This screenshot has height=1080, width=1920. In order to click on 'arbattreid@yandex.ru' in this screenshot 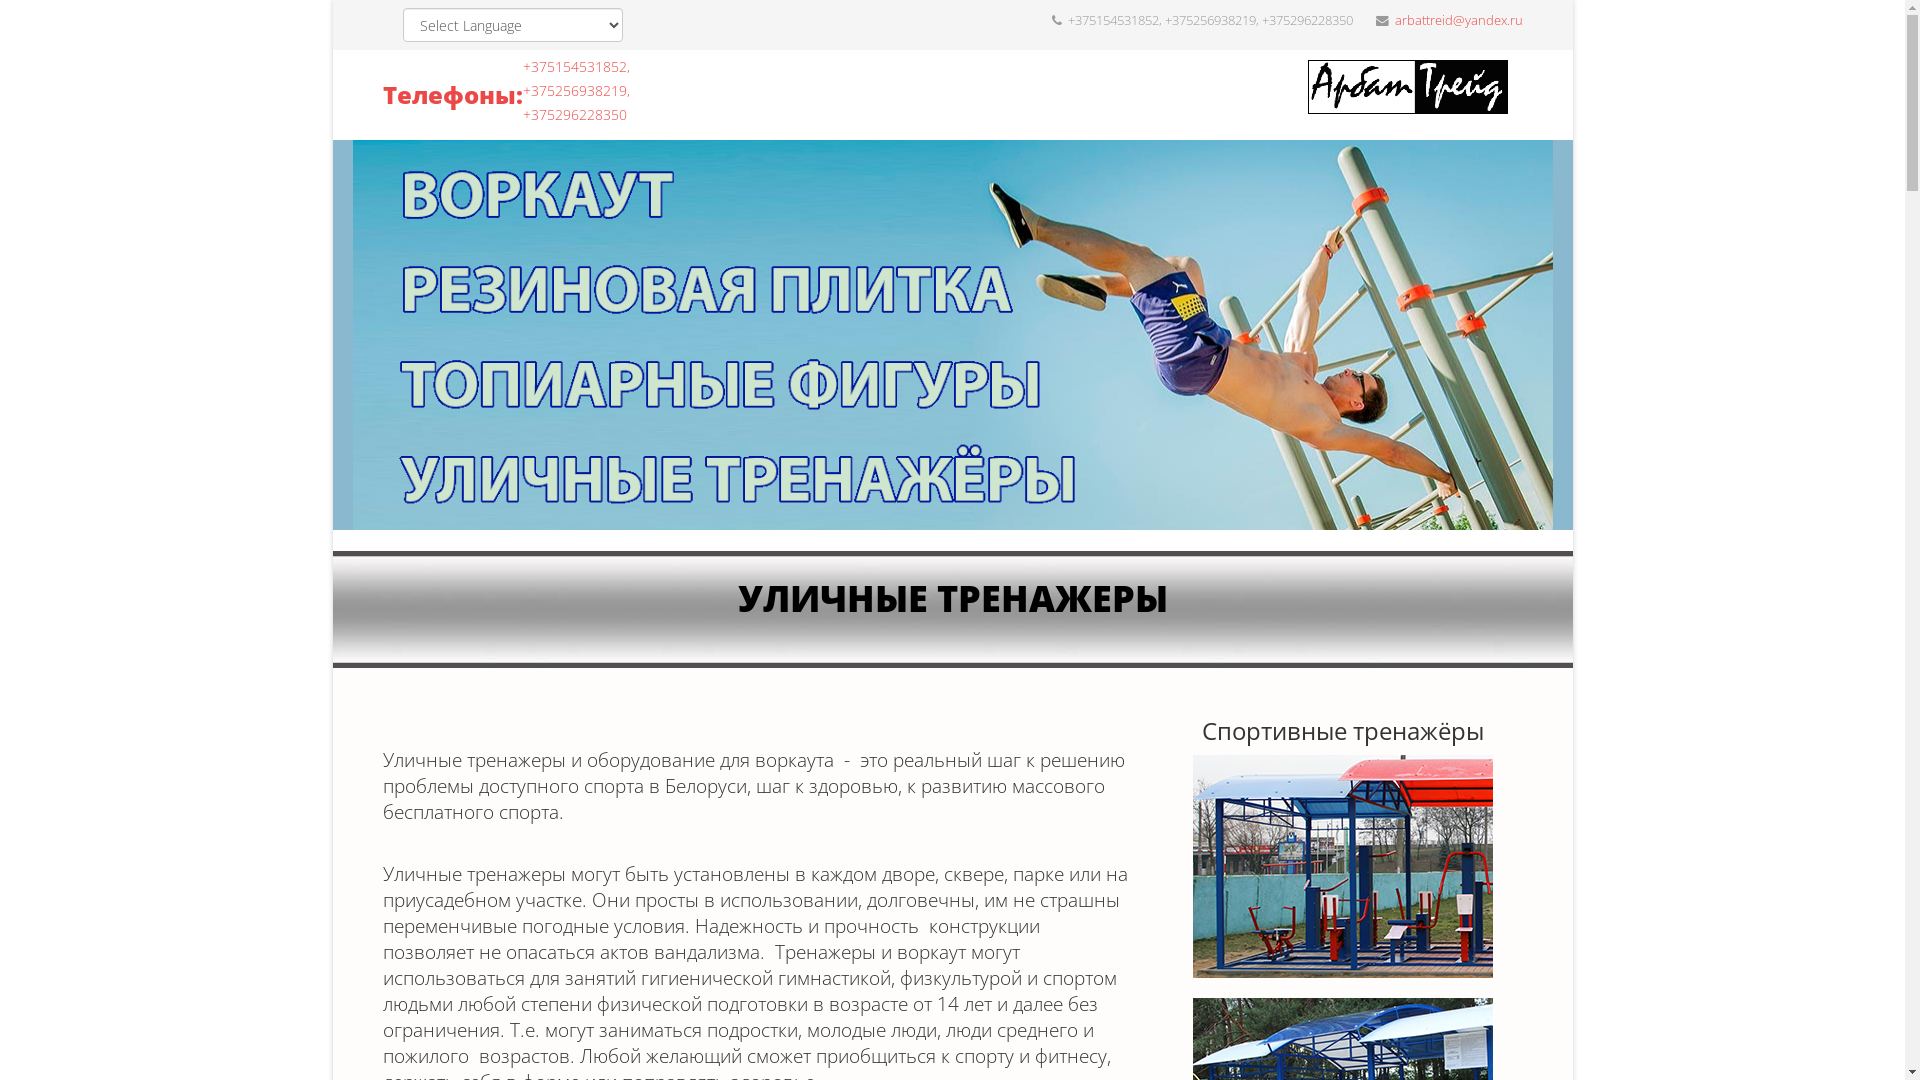, I will do `click(1458, 20)`.